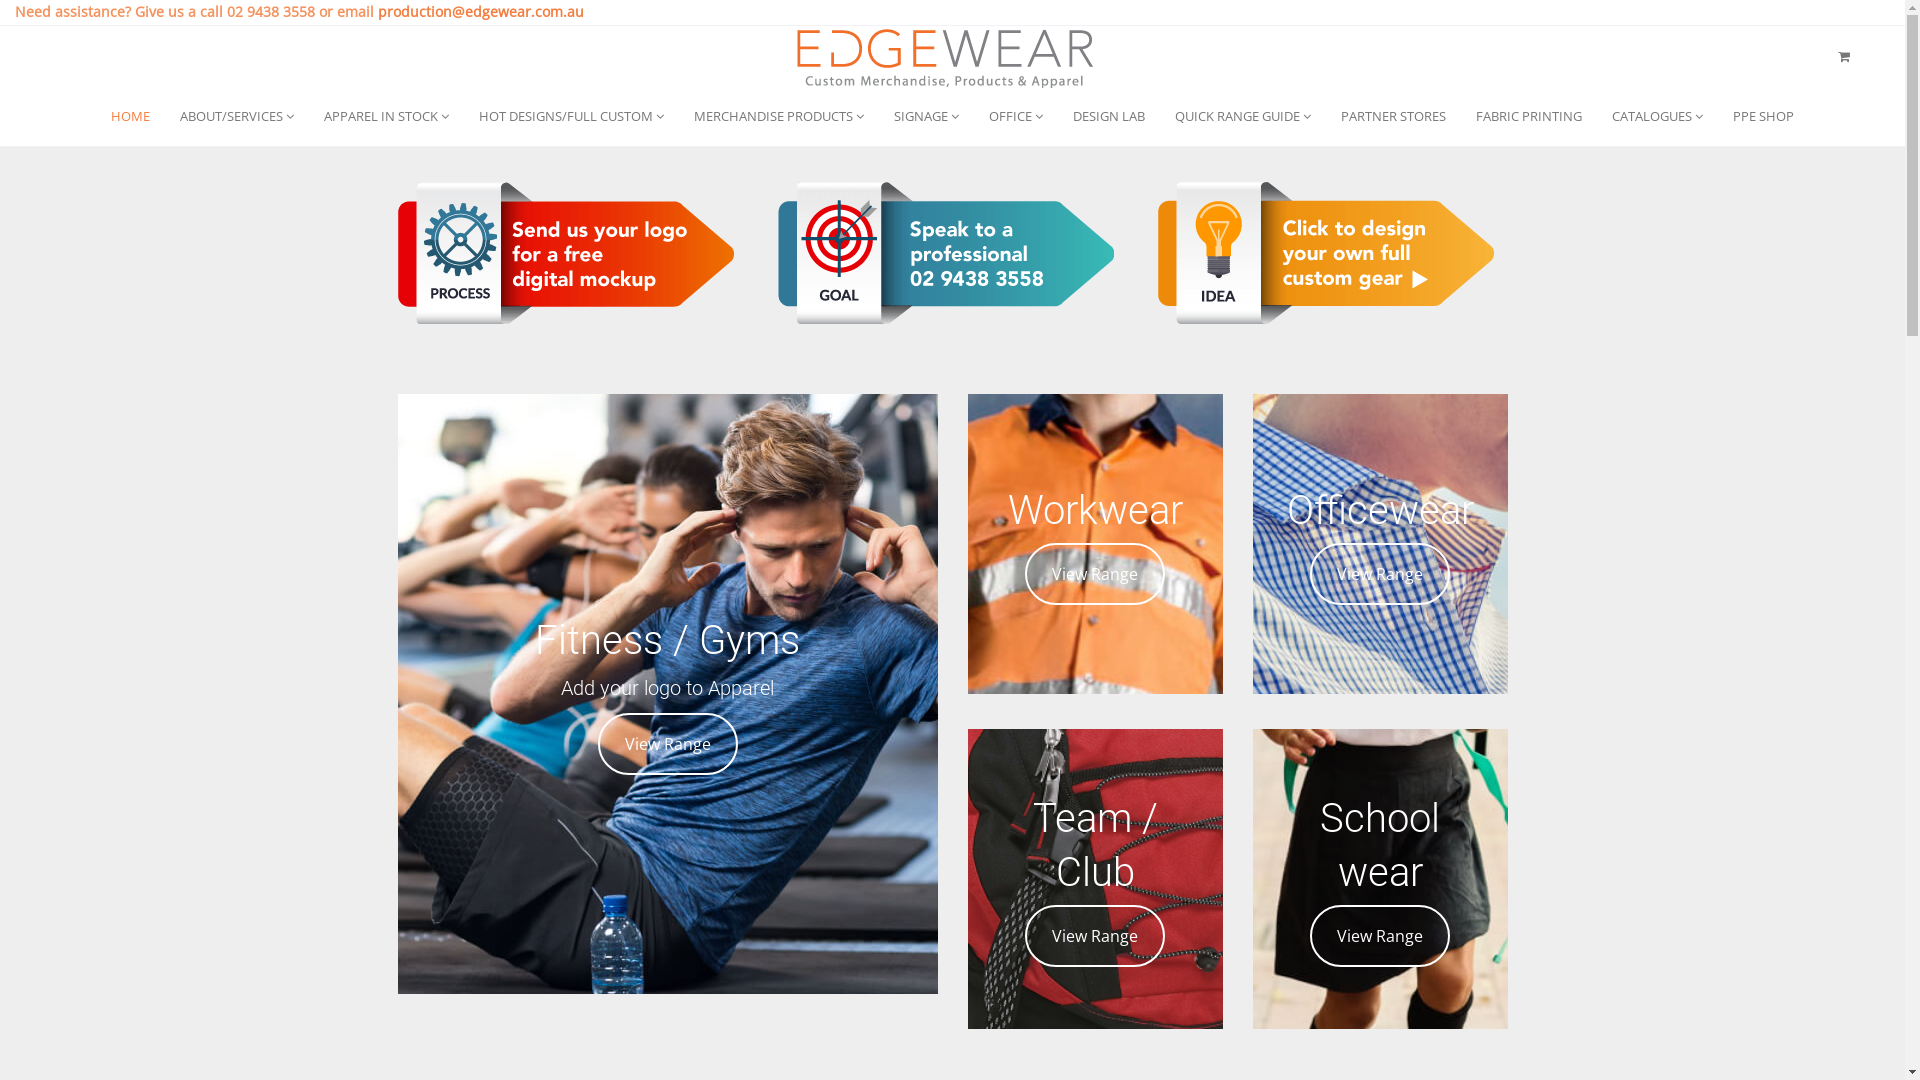 The width and height of the screenshot is (1920, 1080). I want to click on 'HOME', so click(129, 115).